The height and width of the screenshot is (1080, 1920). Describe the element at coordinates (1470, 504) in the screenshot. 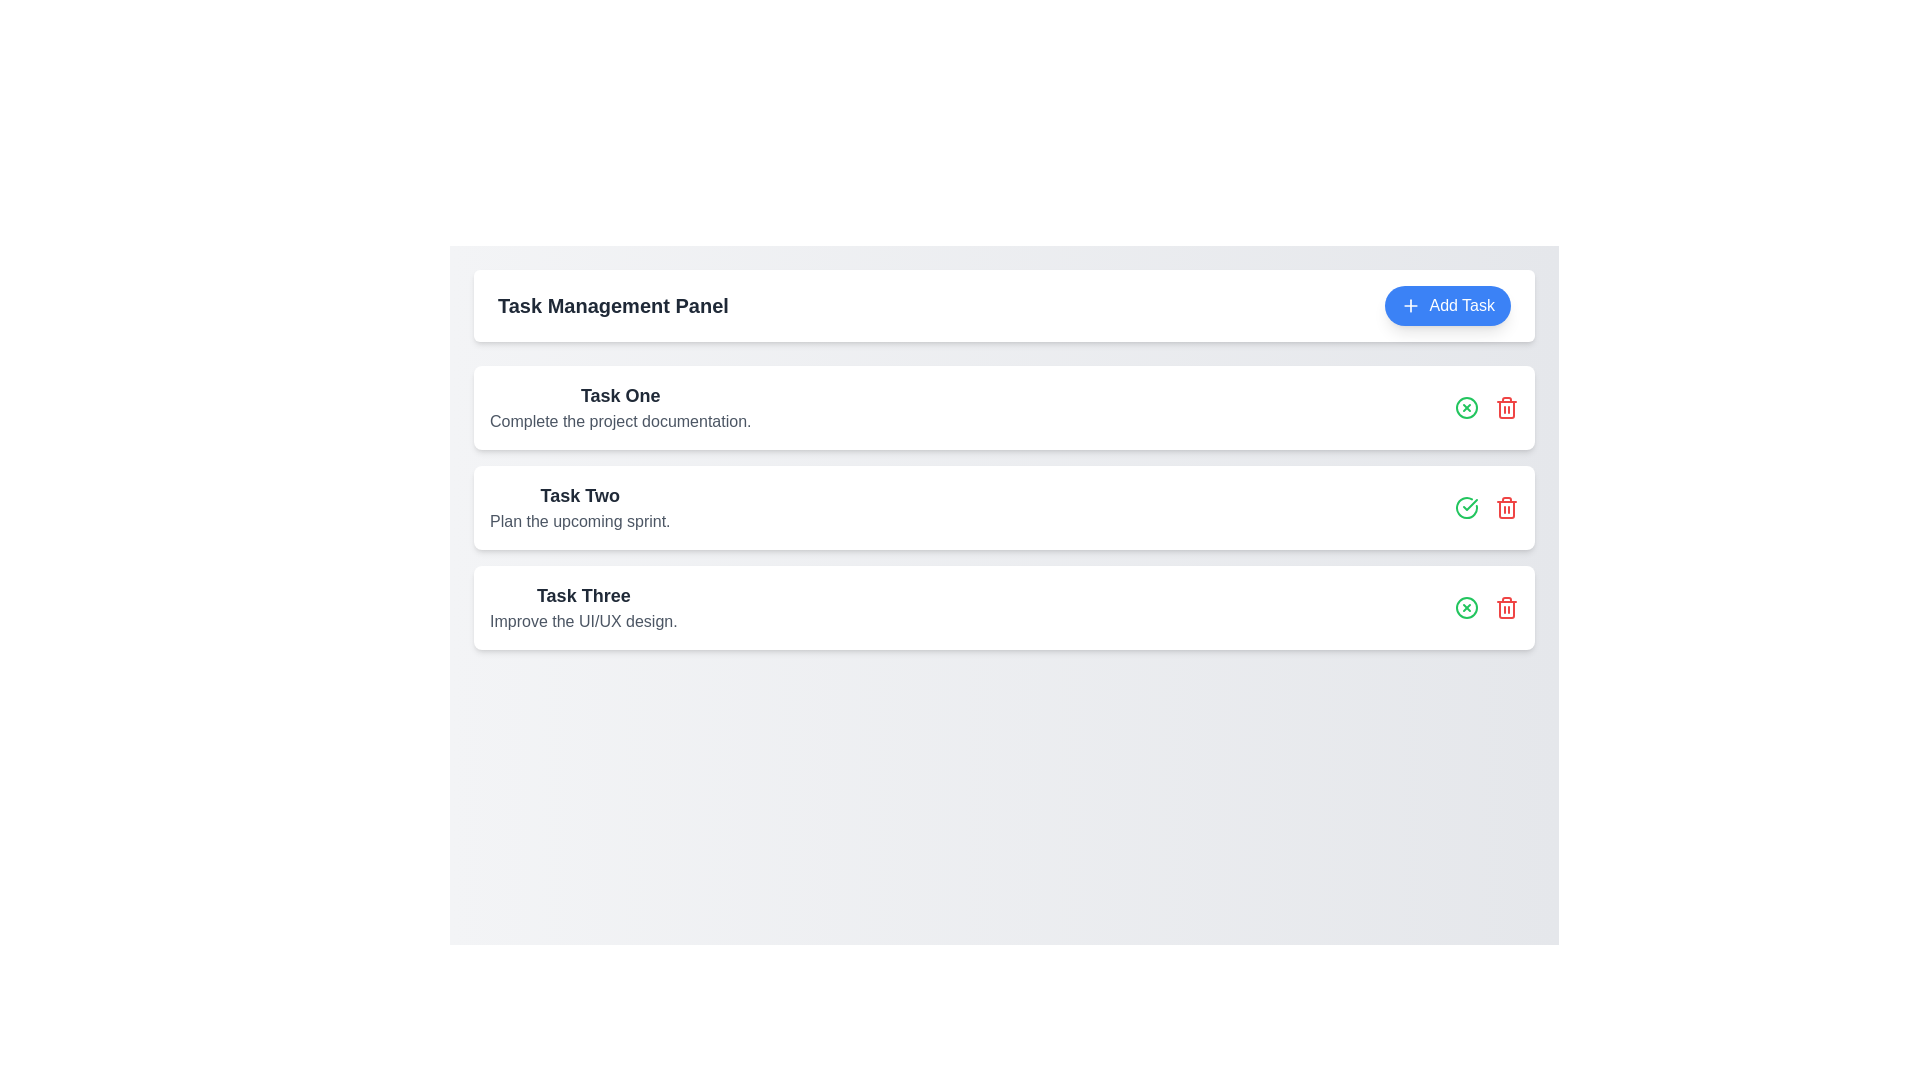

I see `the green checkmark icon with rounded edges located in the third task row to mark the task as complete` at that location.